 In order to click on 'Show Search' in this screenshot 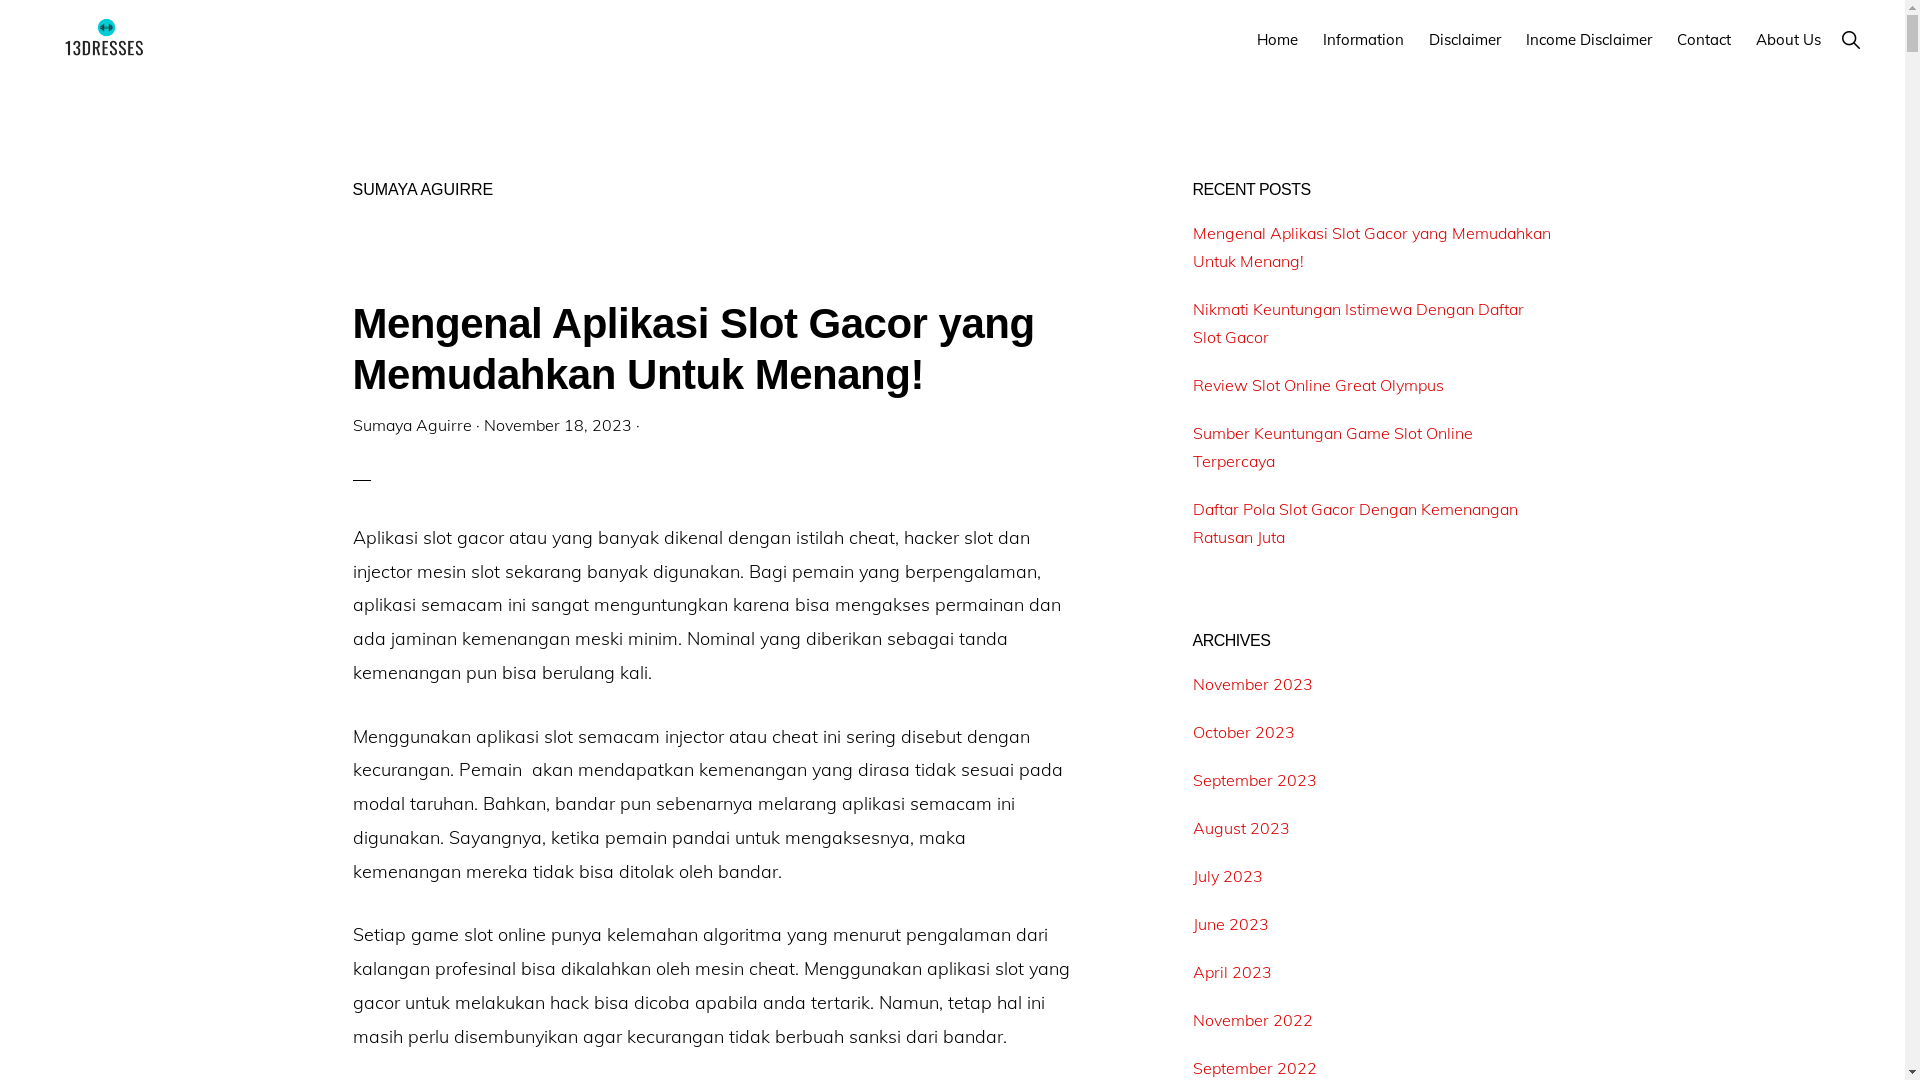, I will do `click(1849, 39)`.